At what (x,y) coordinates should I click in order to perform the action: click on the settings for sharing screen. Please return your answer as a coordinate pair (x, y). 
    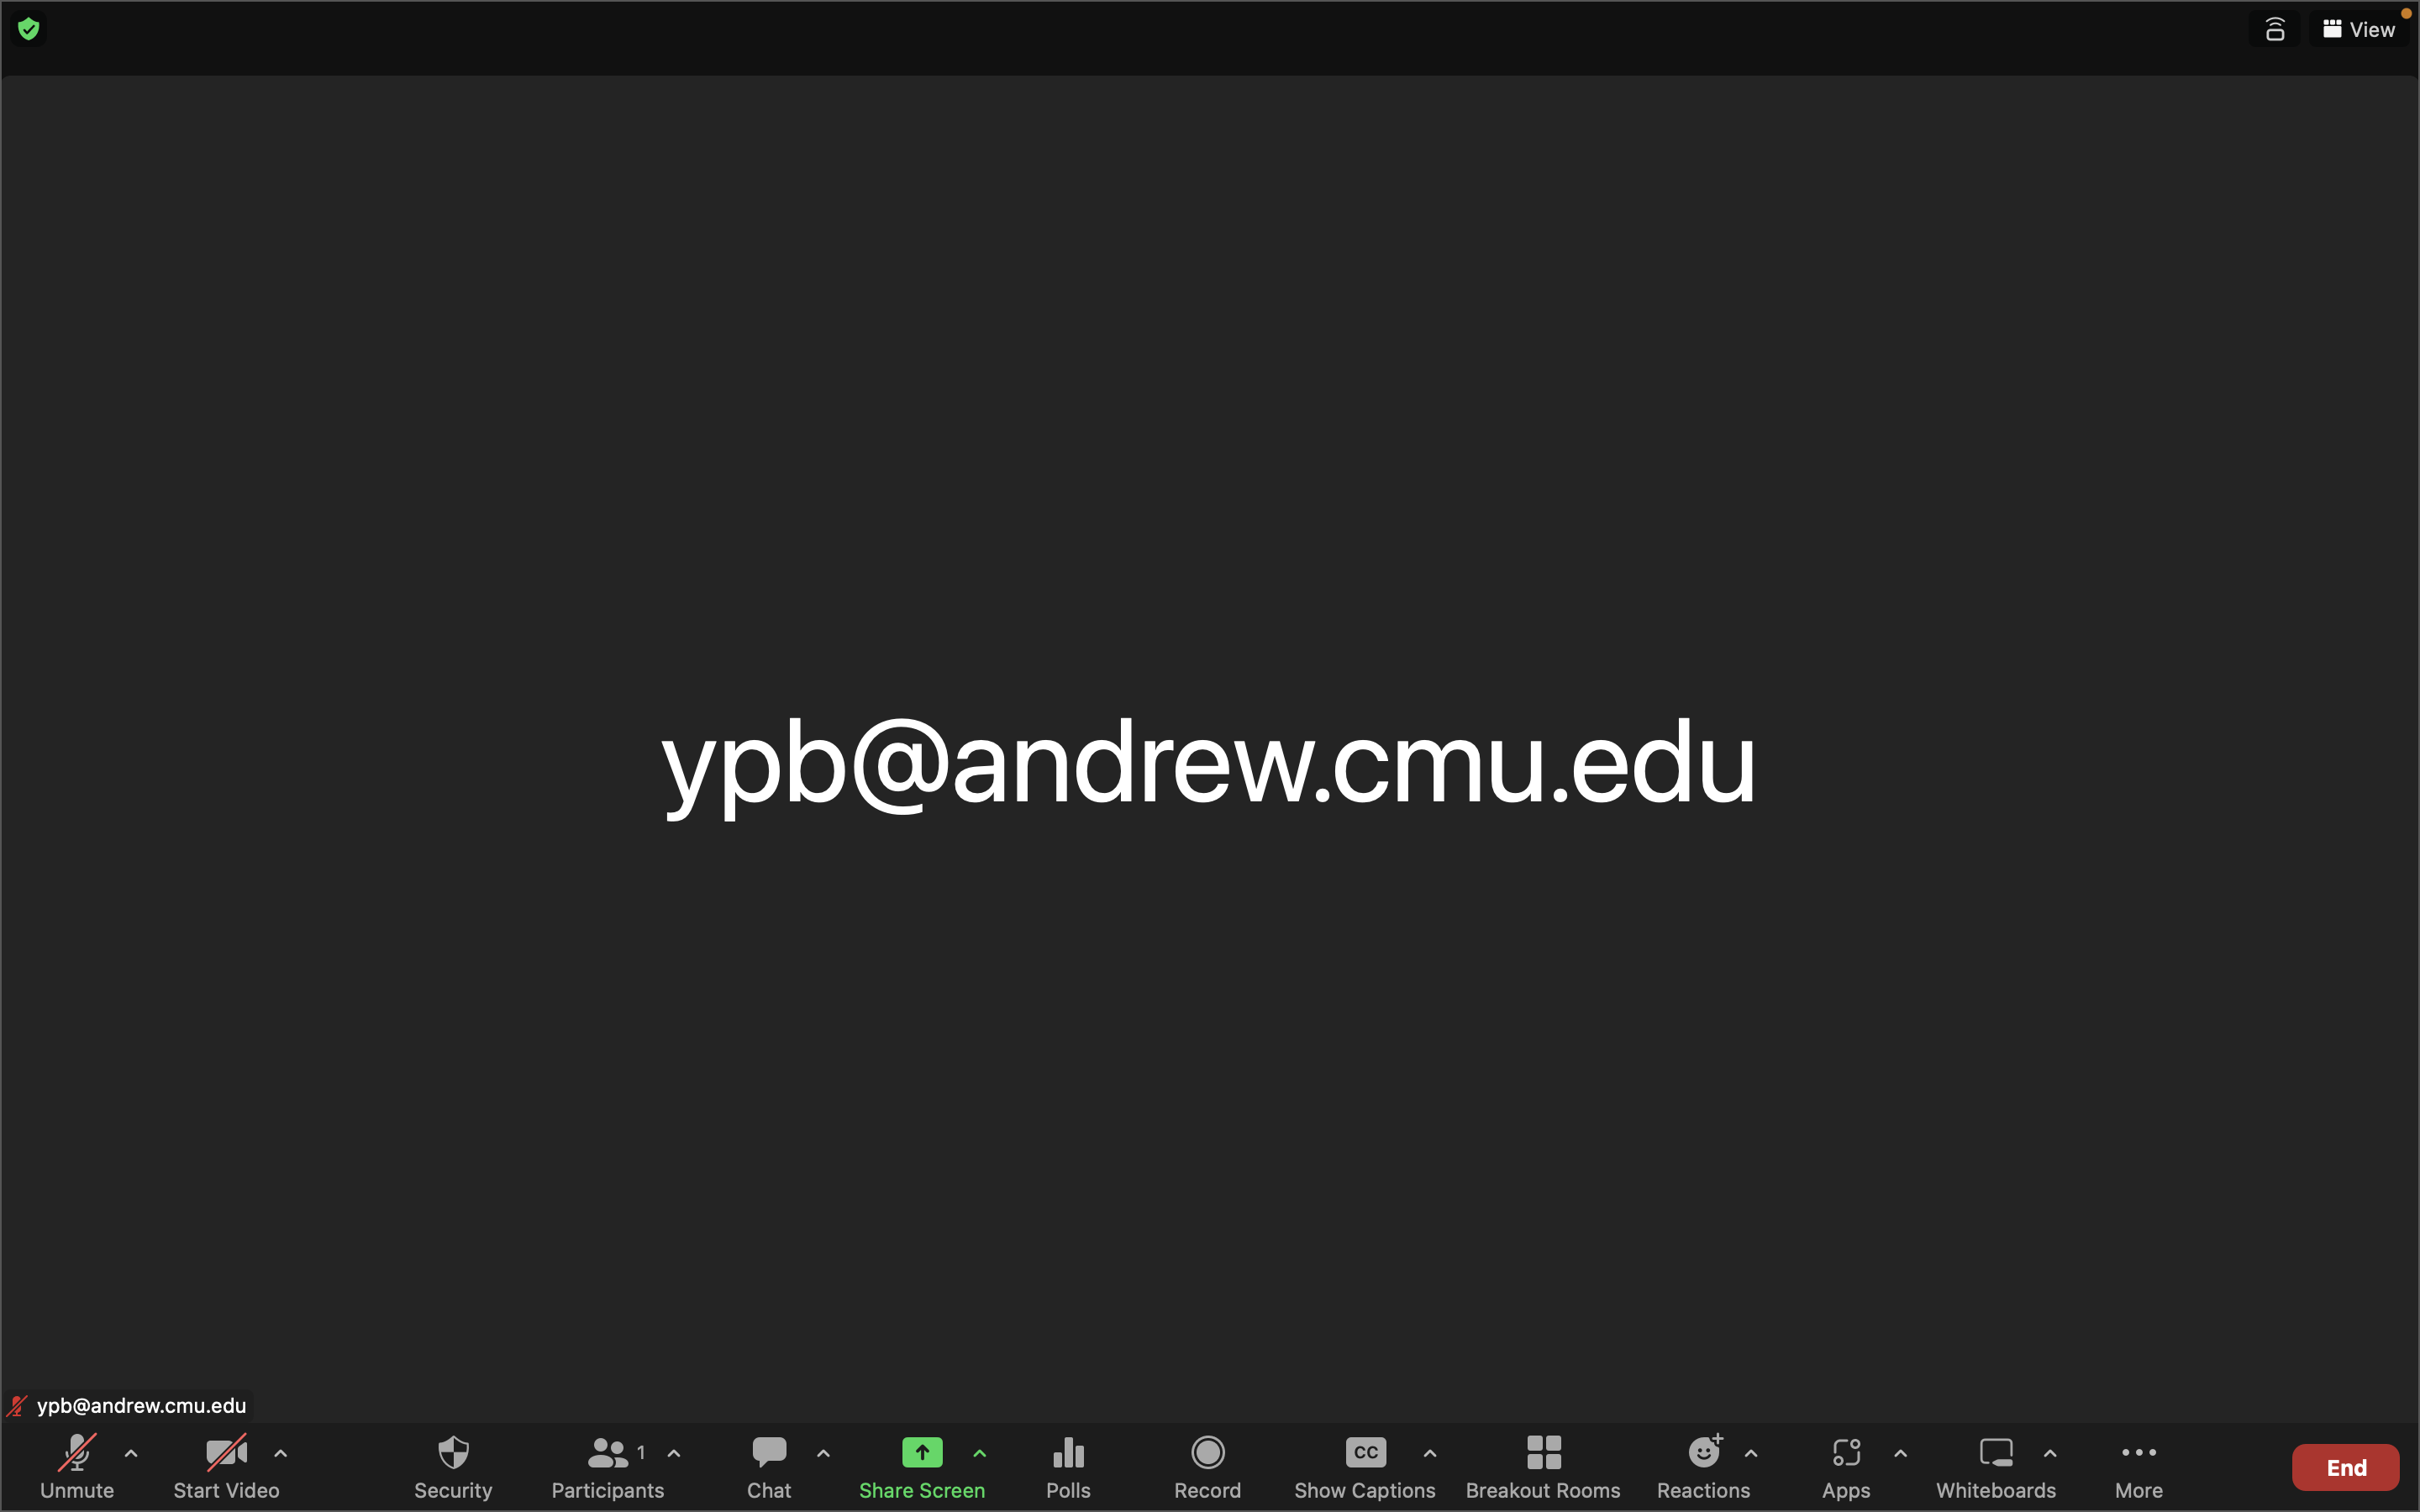
    Looking at the image, I should click on (979, 1456).